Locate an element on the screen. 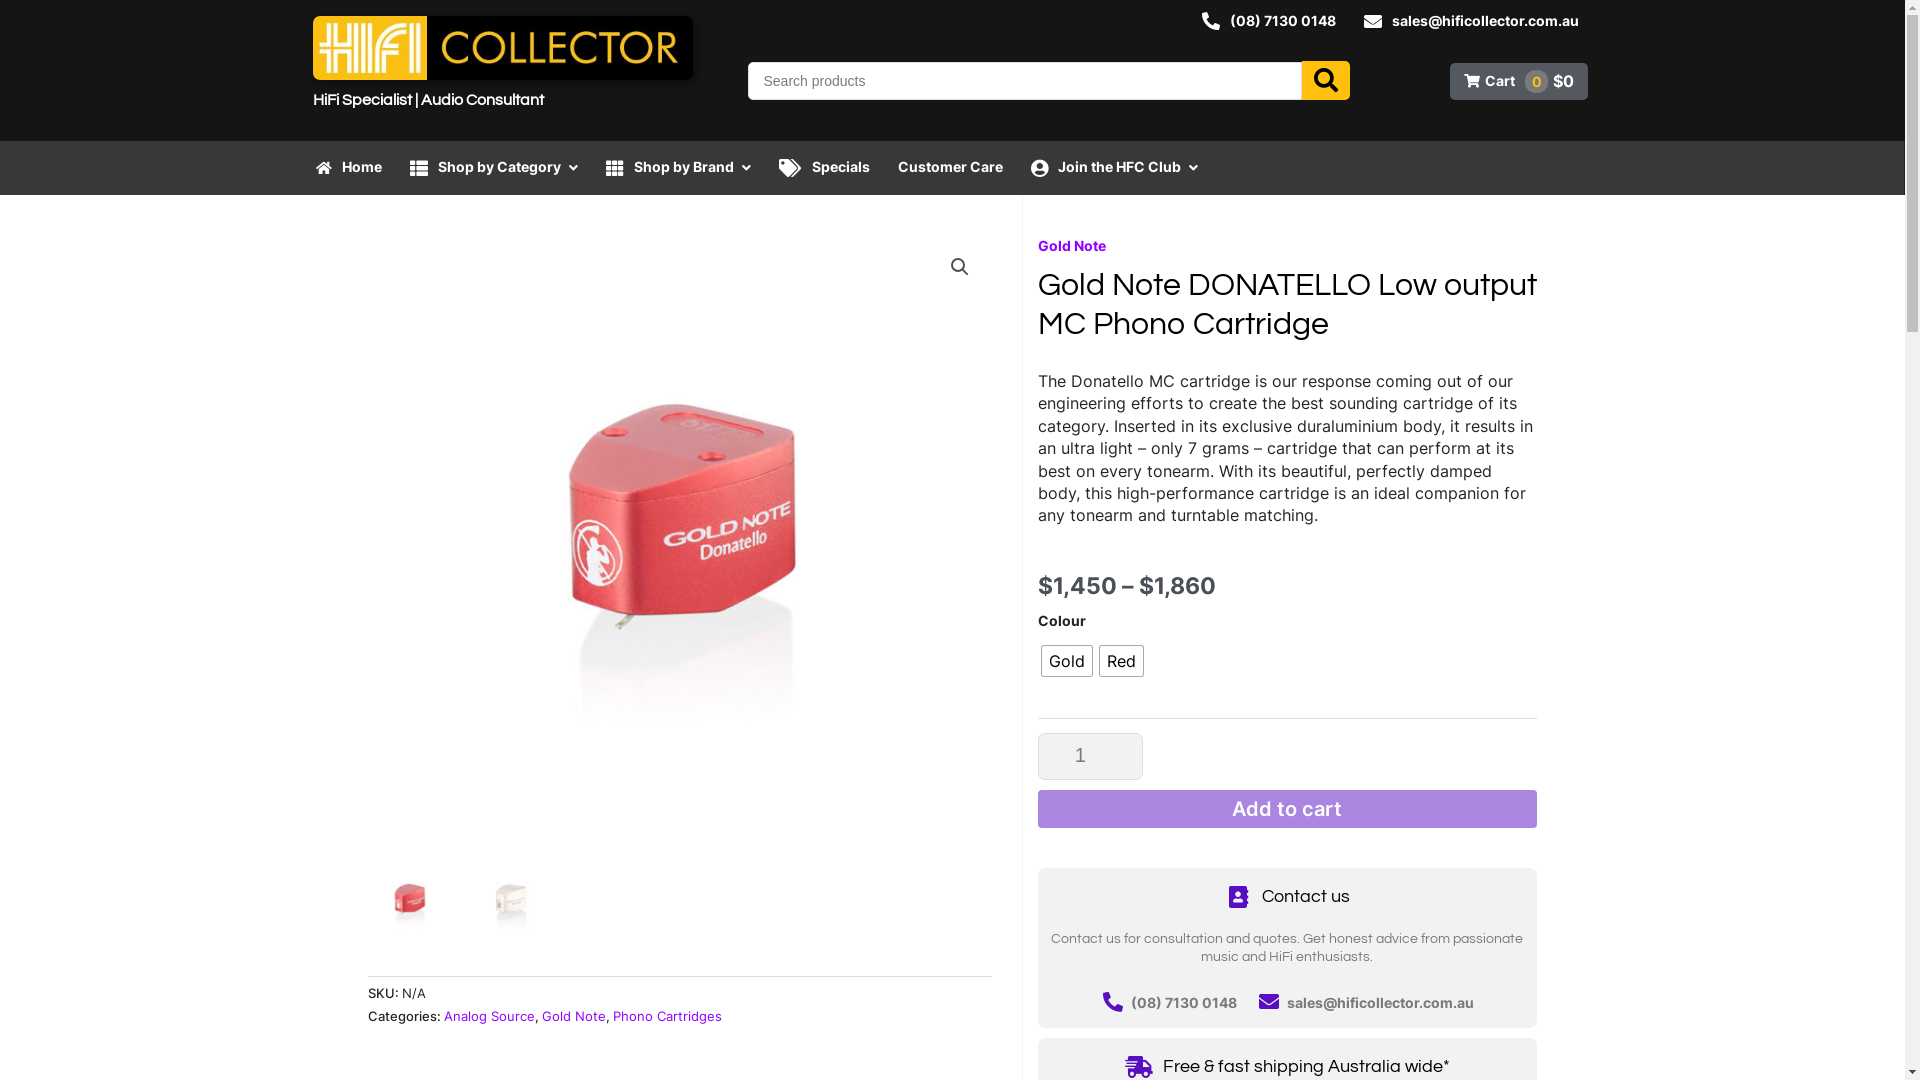  'Phono Cartridges' is located at coordinates (666, 1016).